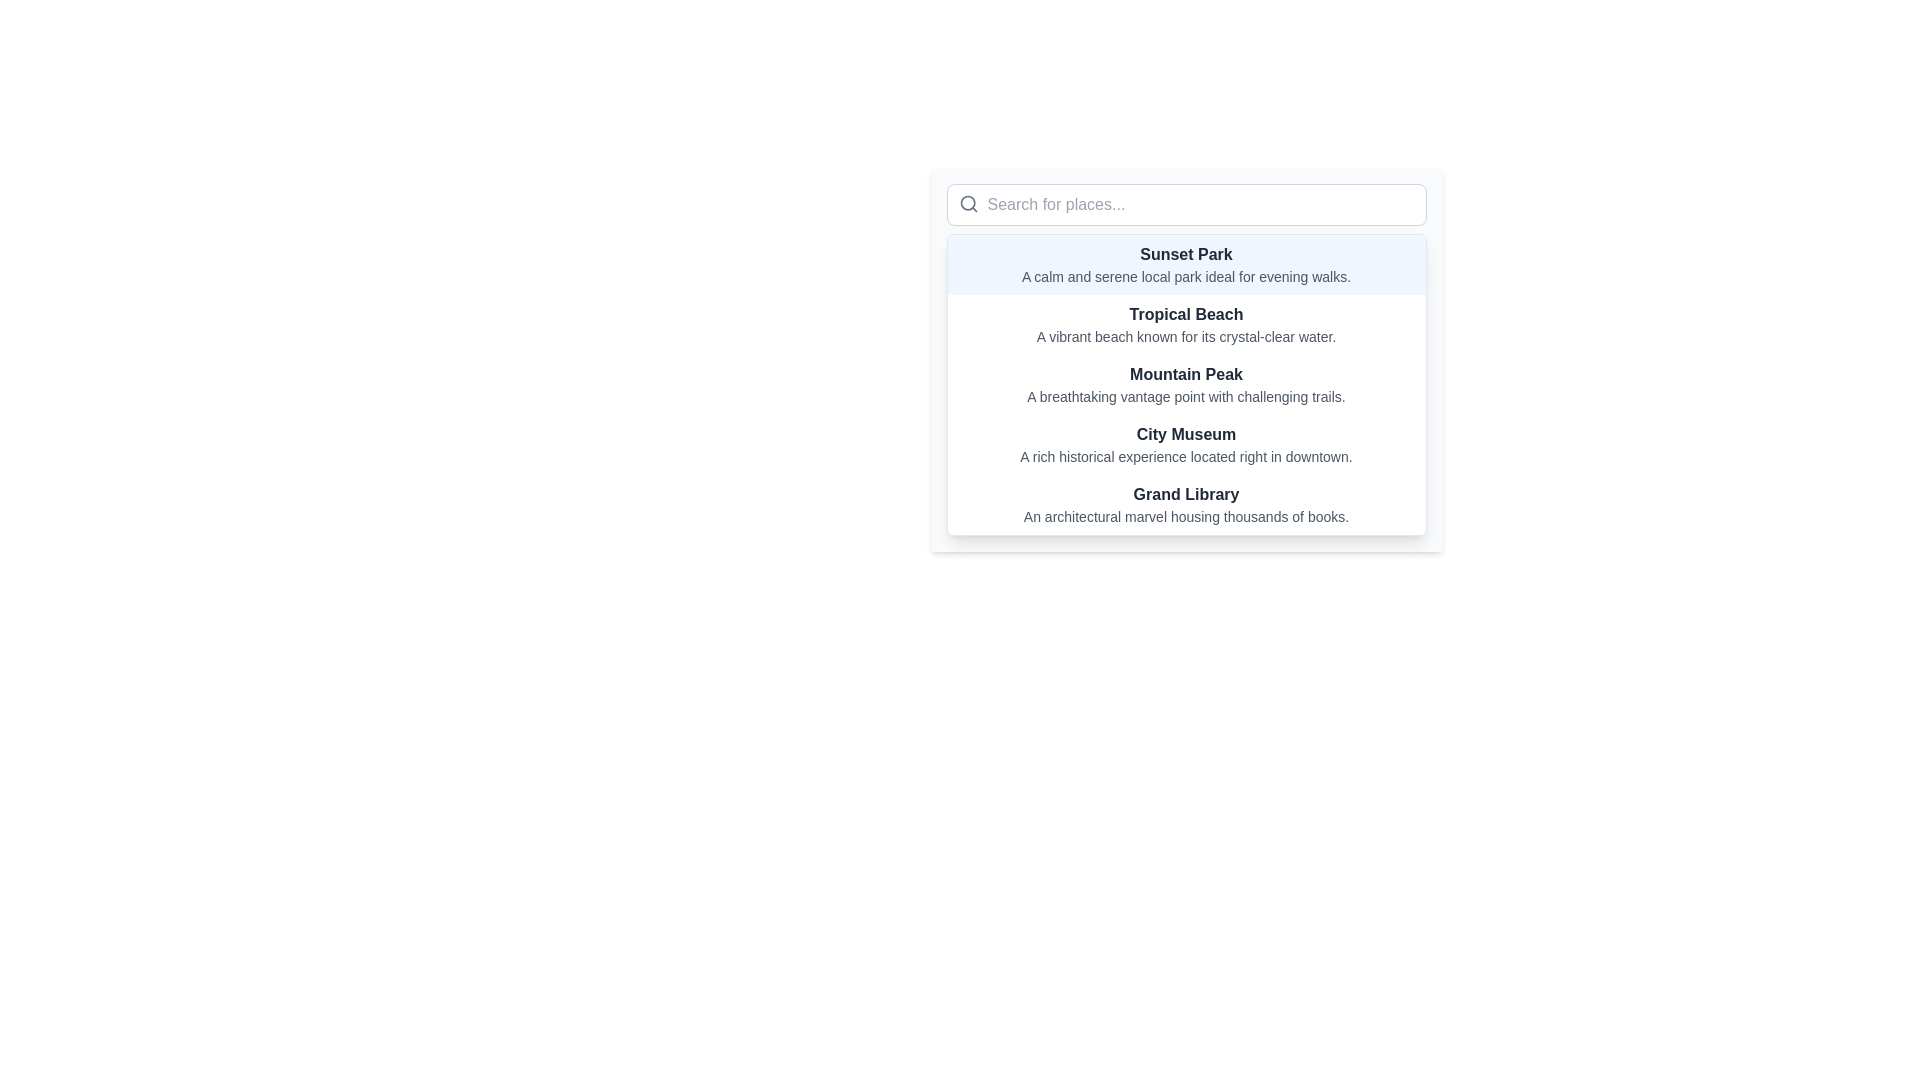 Image resolution: width=1920 pixels, height=1080 pixels. Describe the element at coordinates (1186, 264) in the screenshot. I see `the static informational display titled 'Sunset Park', which features a bold dark gray title and a lighter gray subtitle, surrounded by a light blue background` at that location.